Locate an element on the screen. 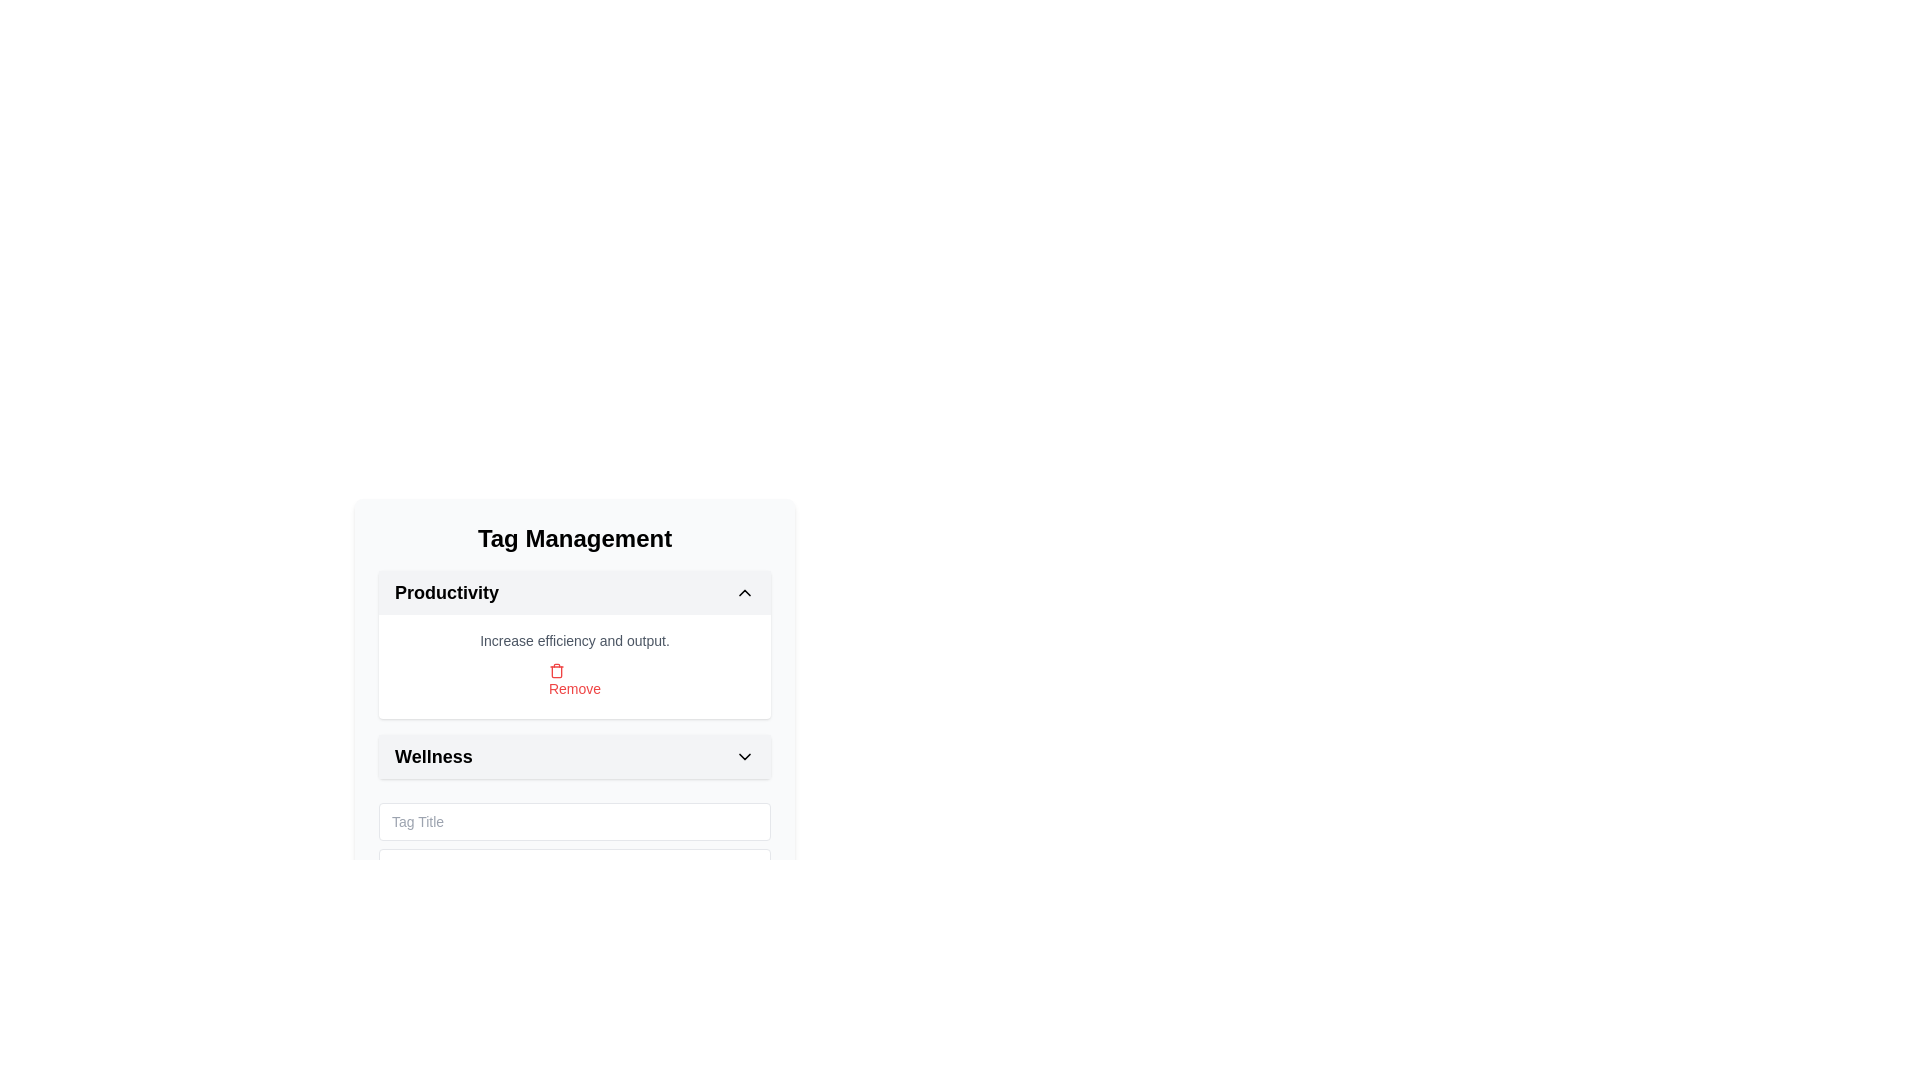 Image resolution: width=1920 pixels, height=1080 pixels. the button that allows users to remove associated content or tag from the list in the 'Productivity' section of the 'Tag Management' interface, located below 'Increase efficiency and output.' is located at coordinates (574, 680).